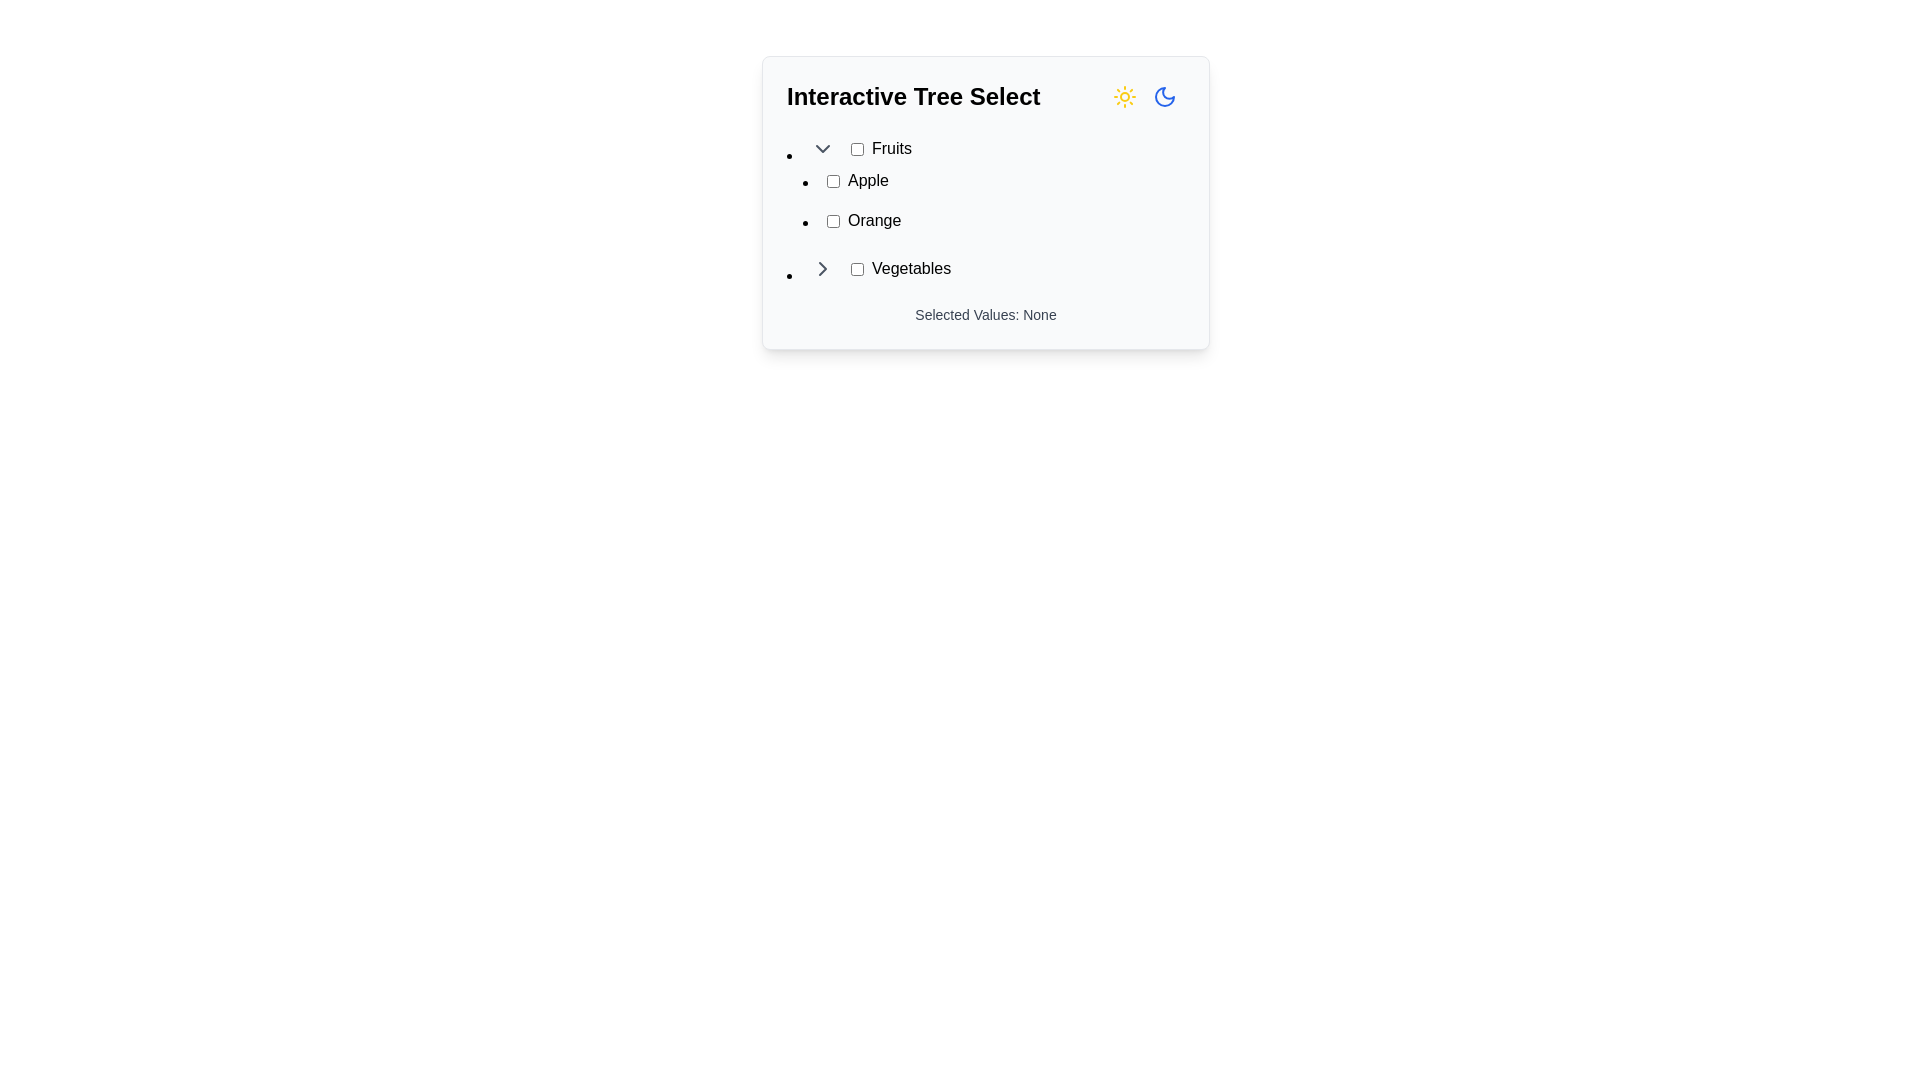  I want to click on the text label that denotes the selectable item 'Apple' located in the 'Fruits' category of the tree selection interface, so click(868, 181).